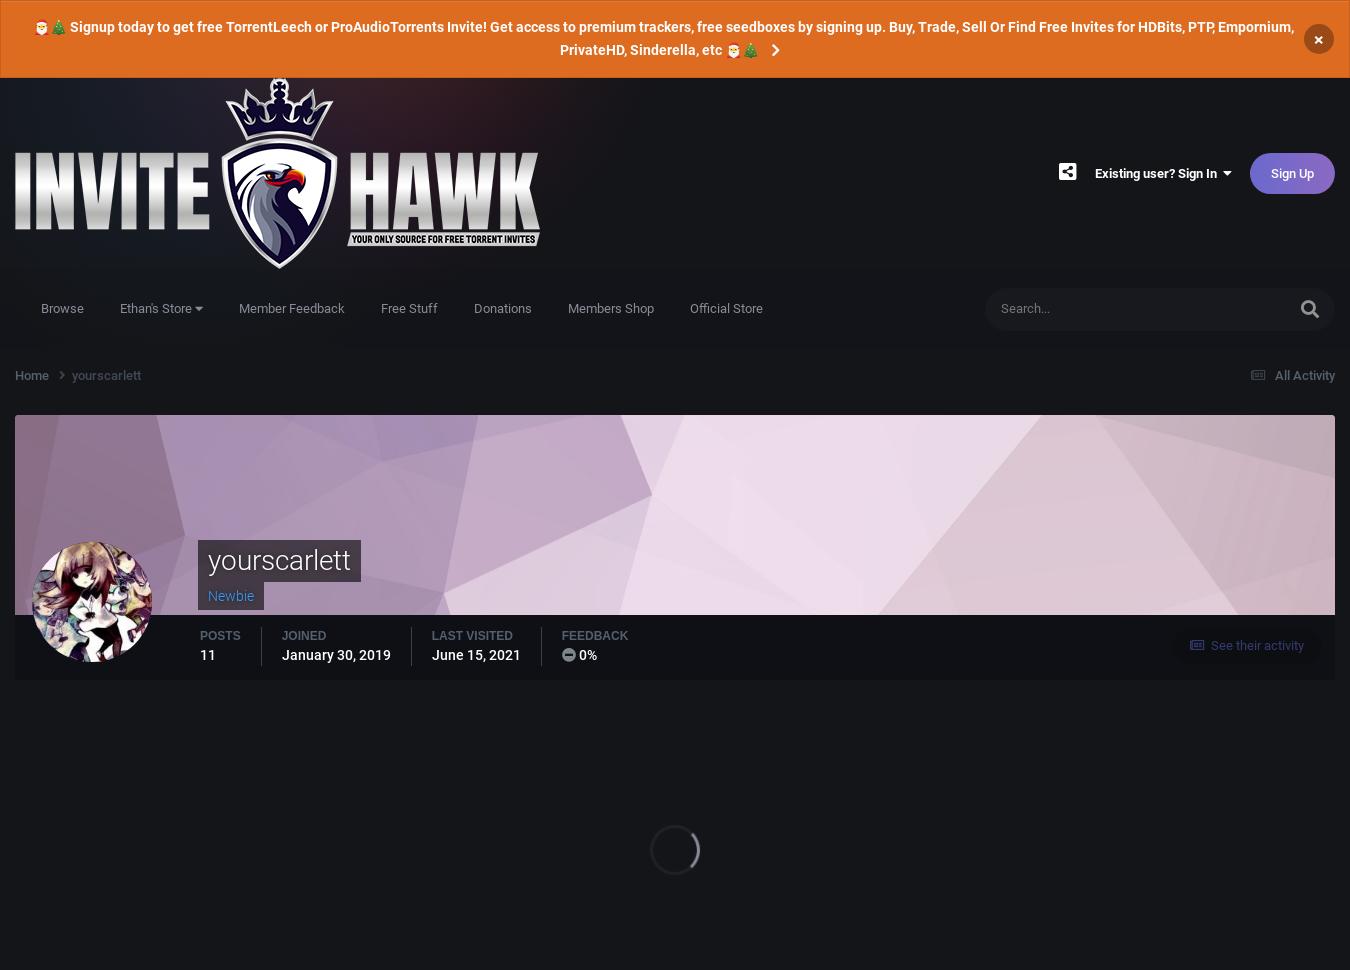 This screenshot has height=970, width=1350. What do you see at coordinates (1152, 391) in the screenshot?
I see `'Raffles'` at bounding box center [1152, 391].